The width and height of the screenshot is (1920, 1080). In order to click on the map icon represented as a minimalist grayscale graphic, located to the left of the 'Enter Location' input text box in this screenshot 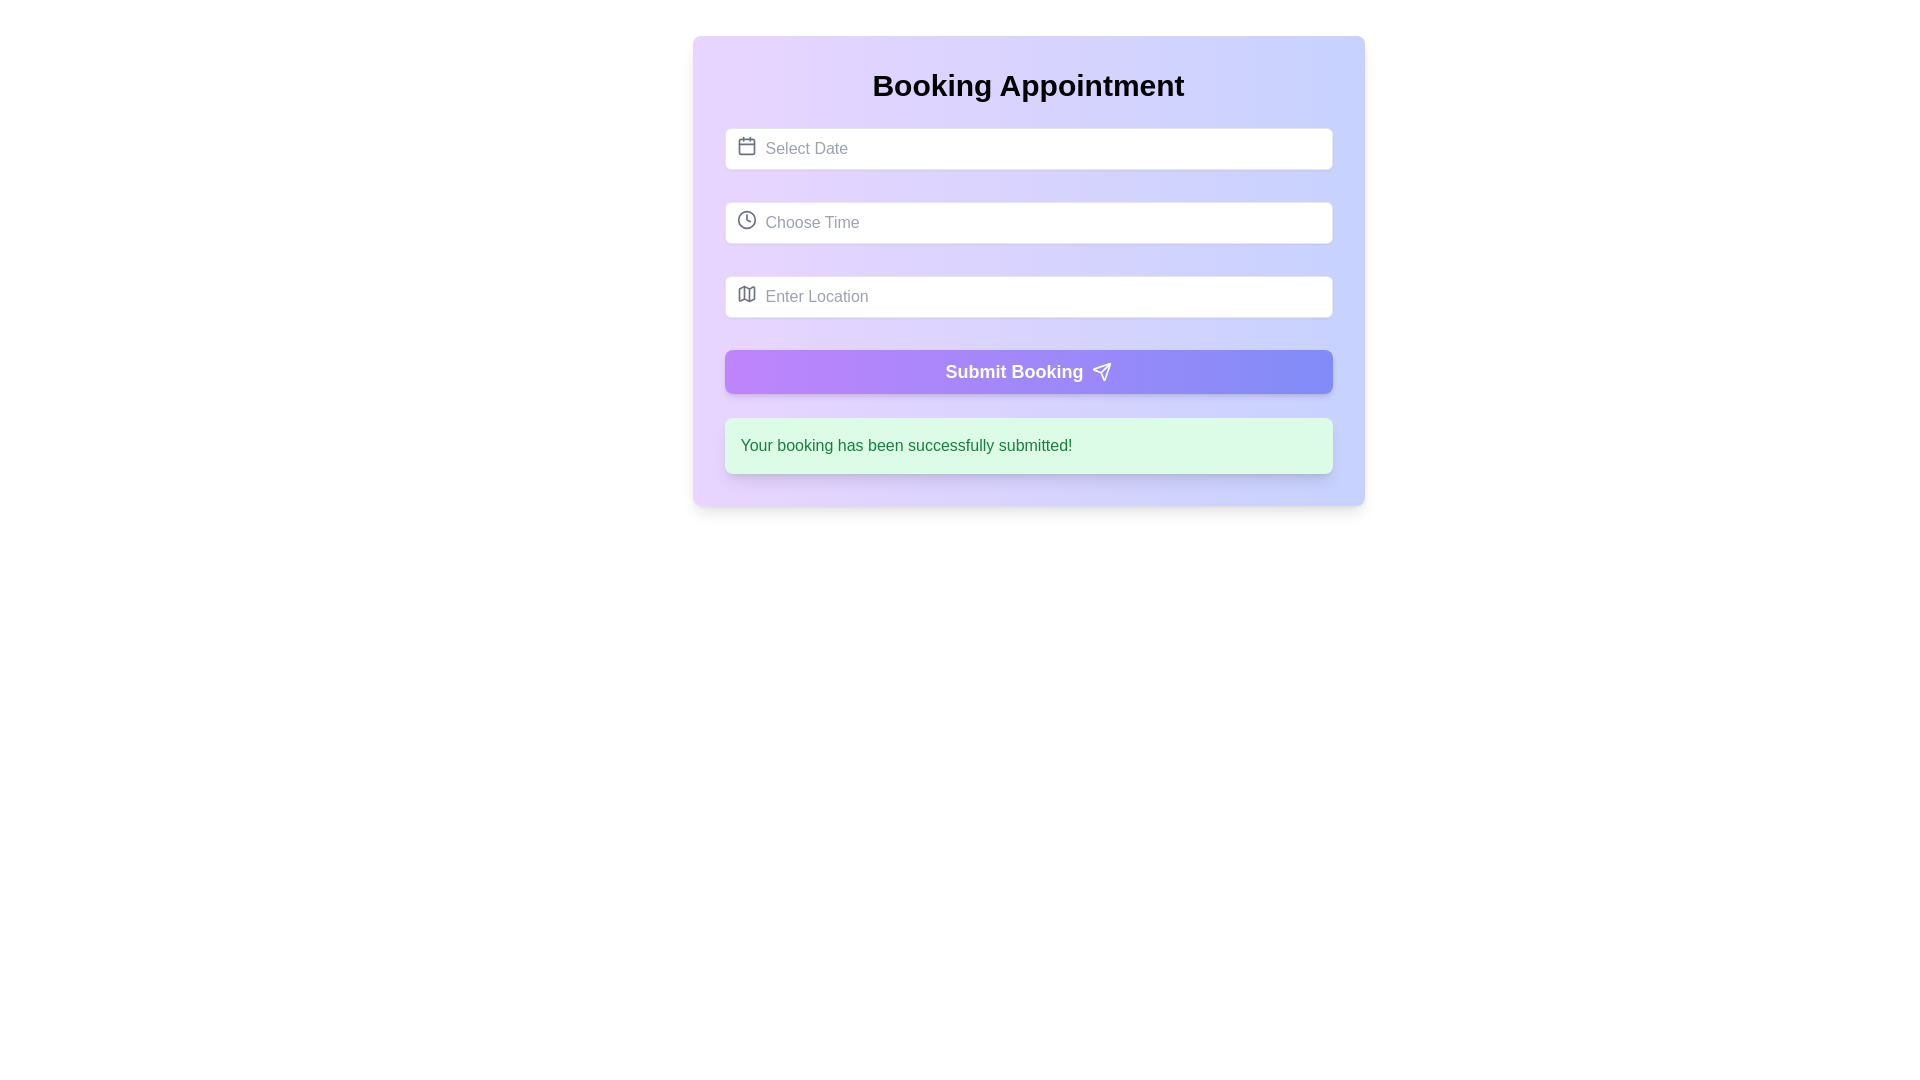, I will do `click(745, 293)`.